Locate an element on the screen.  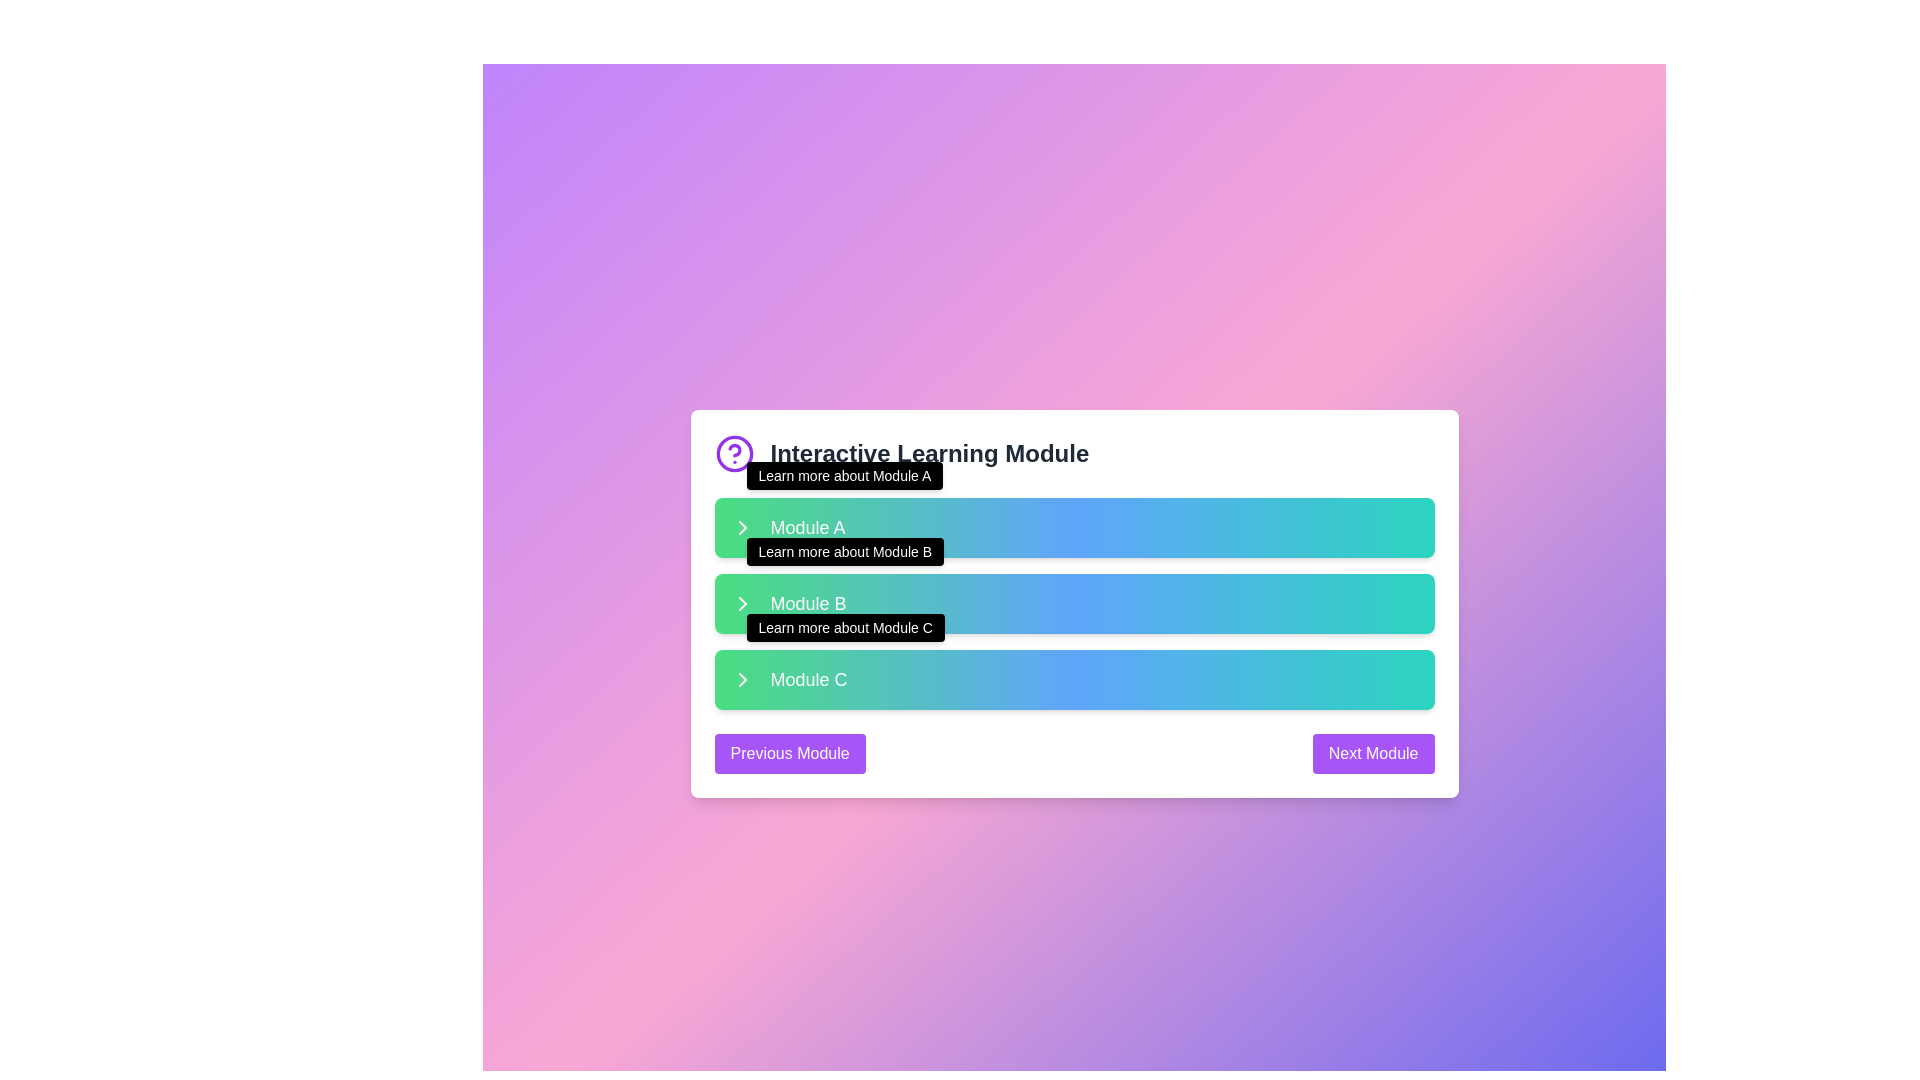
the right-facing chevron icon styled with a white stroke on a transparent background, located within the green gradient rectangle containing the text 'Module A' is located at coordinates (741, 527).